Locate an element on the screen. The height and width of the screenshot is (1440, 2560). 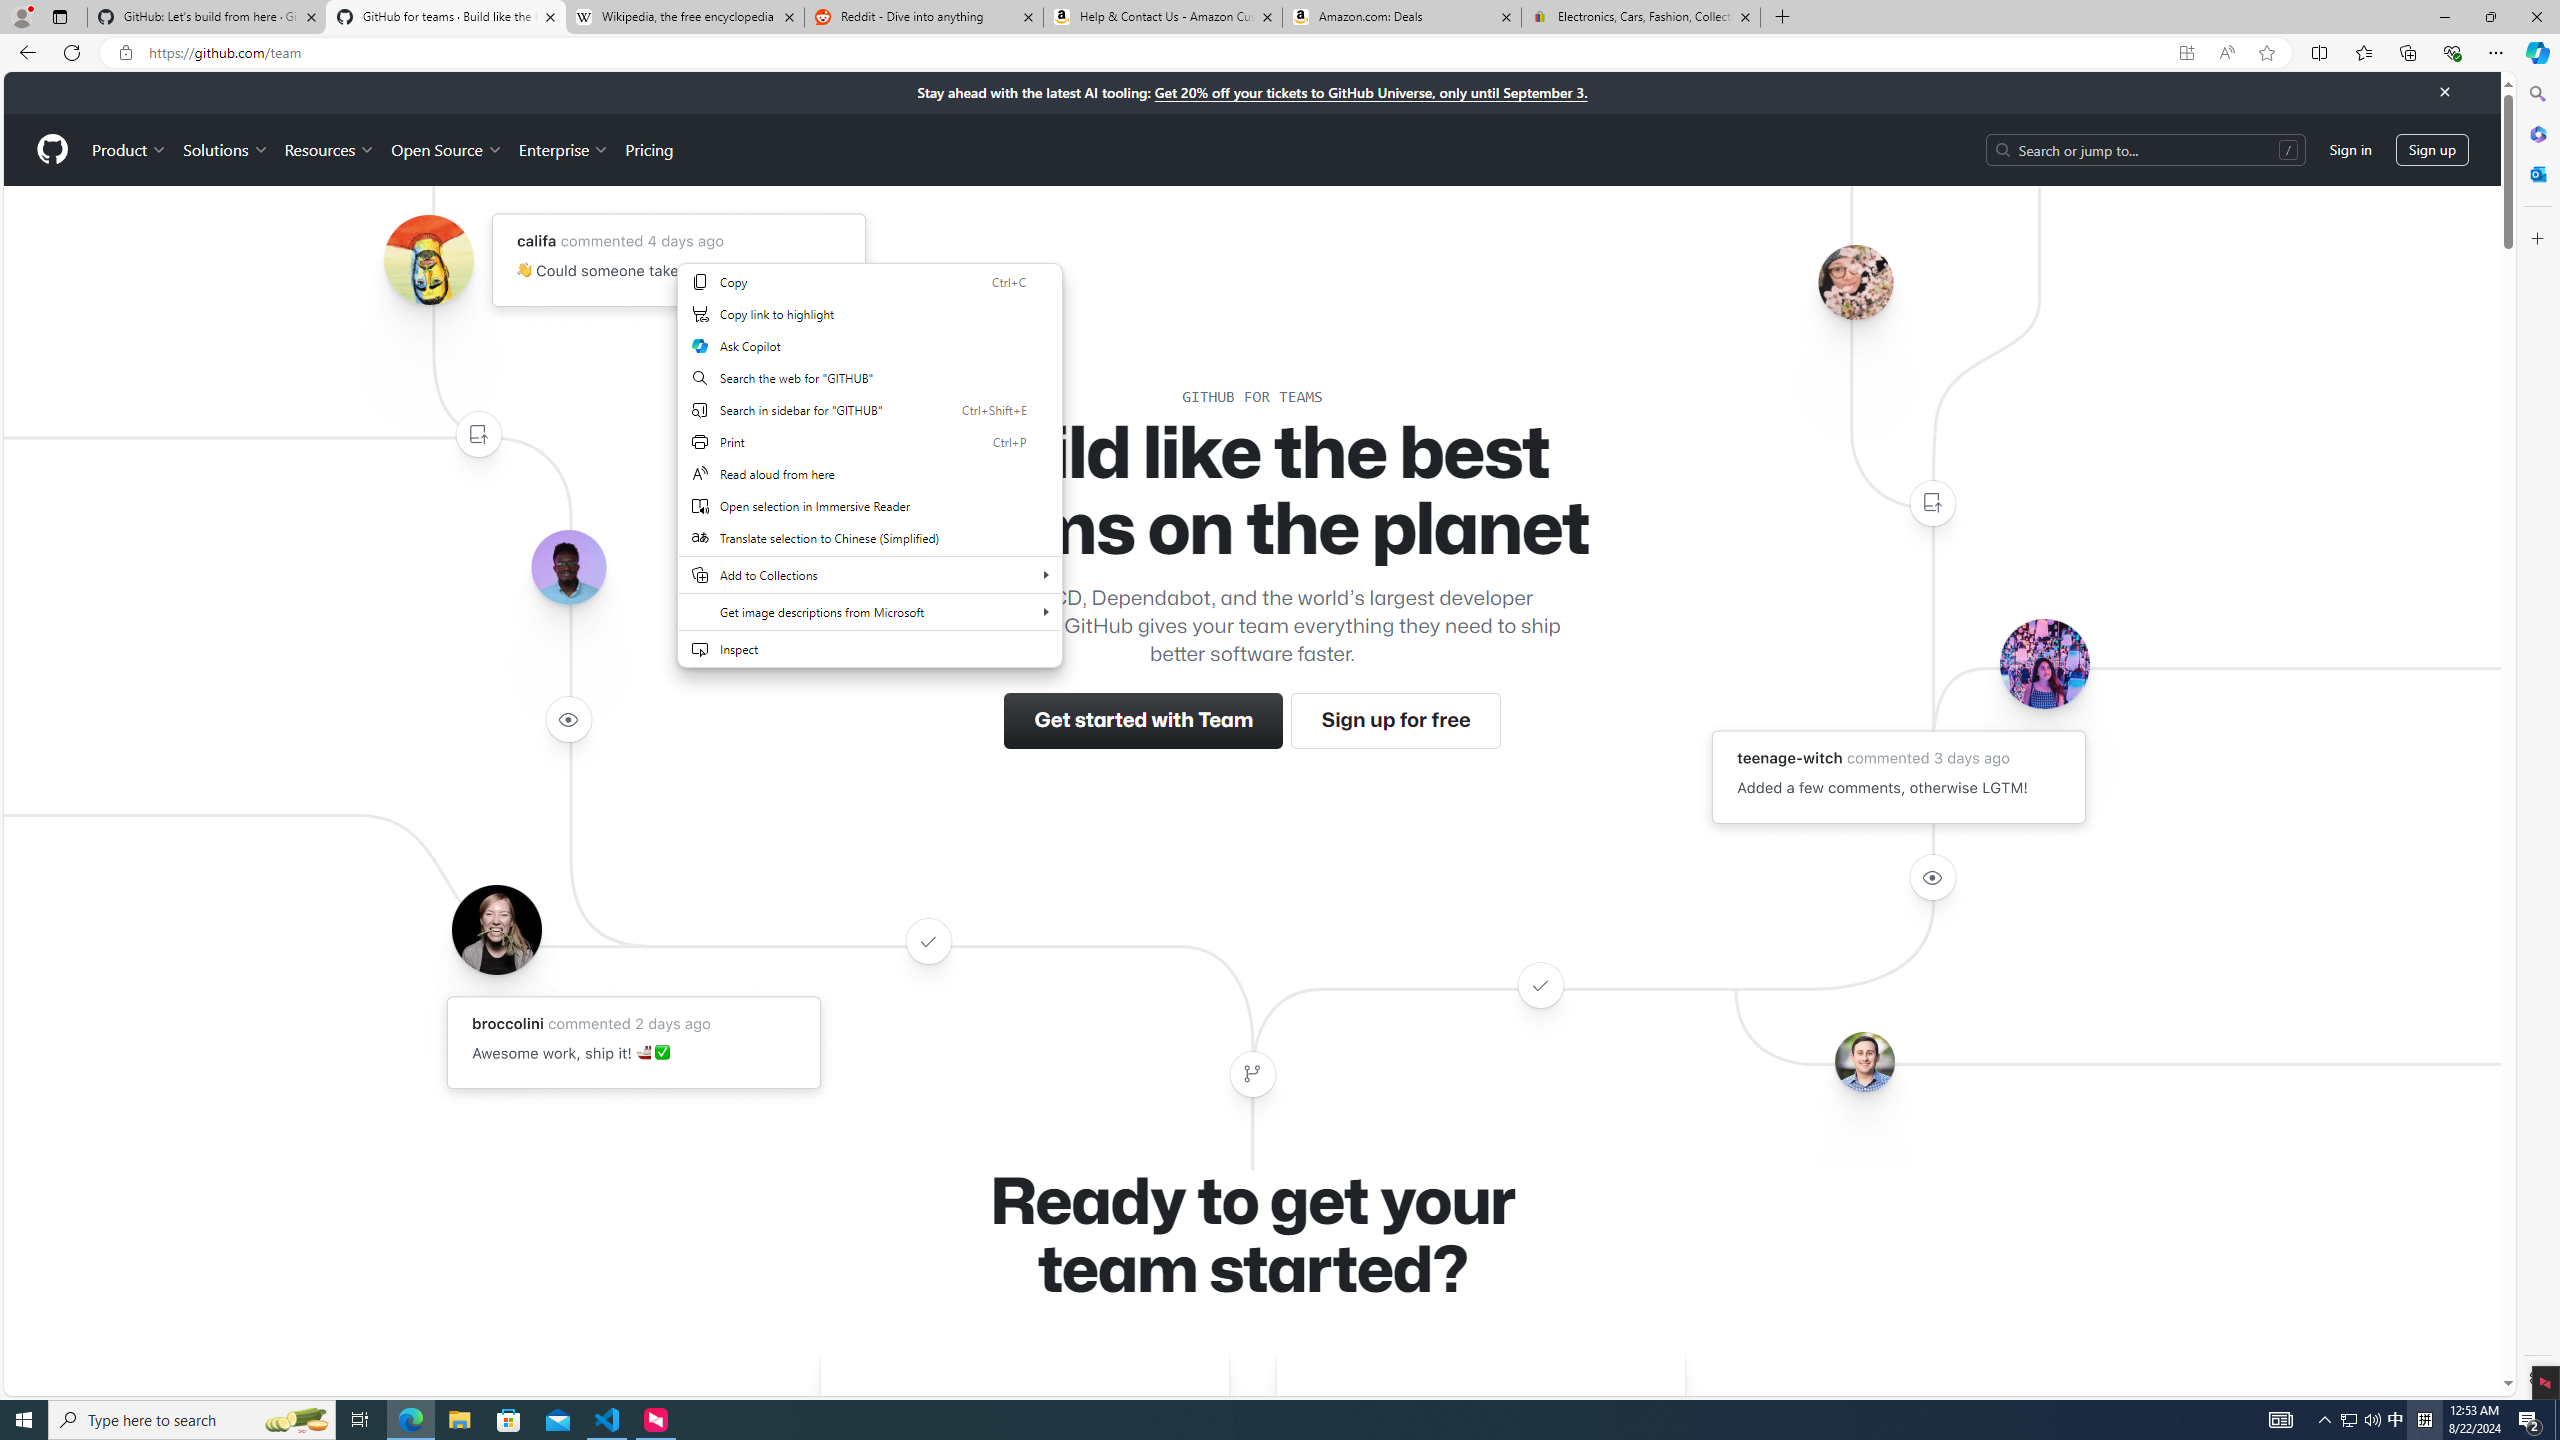
'Copy' is located at coordinates (869, 282).